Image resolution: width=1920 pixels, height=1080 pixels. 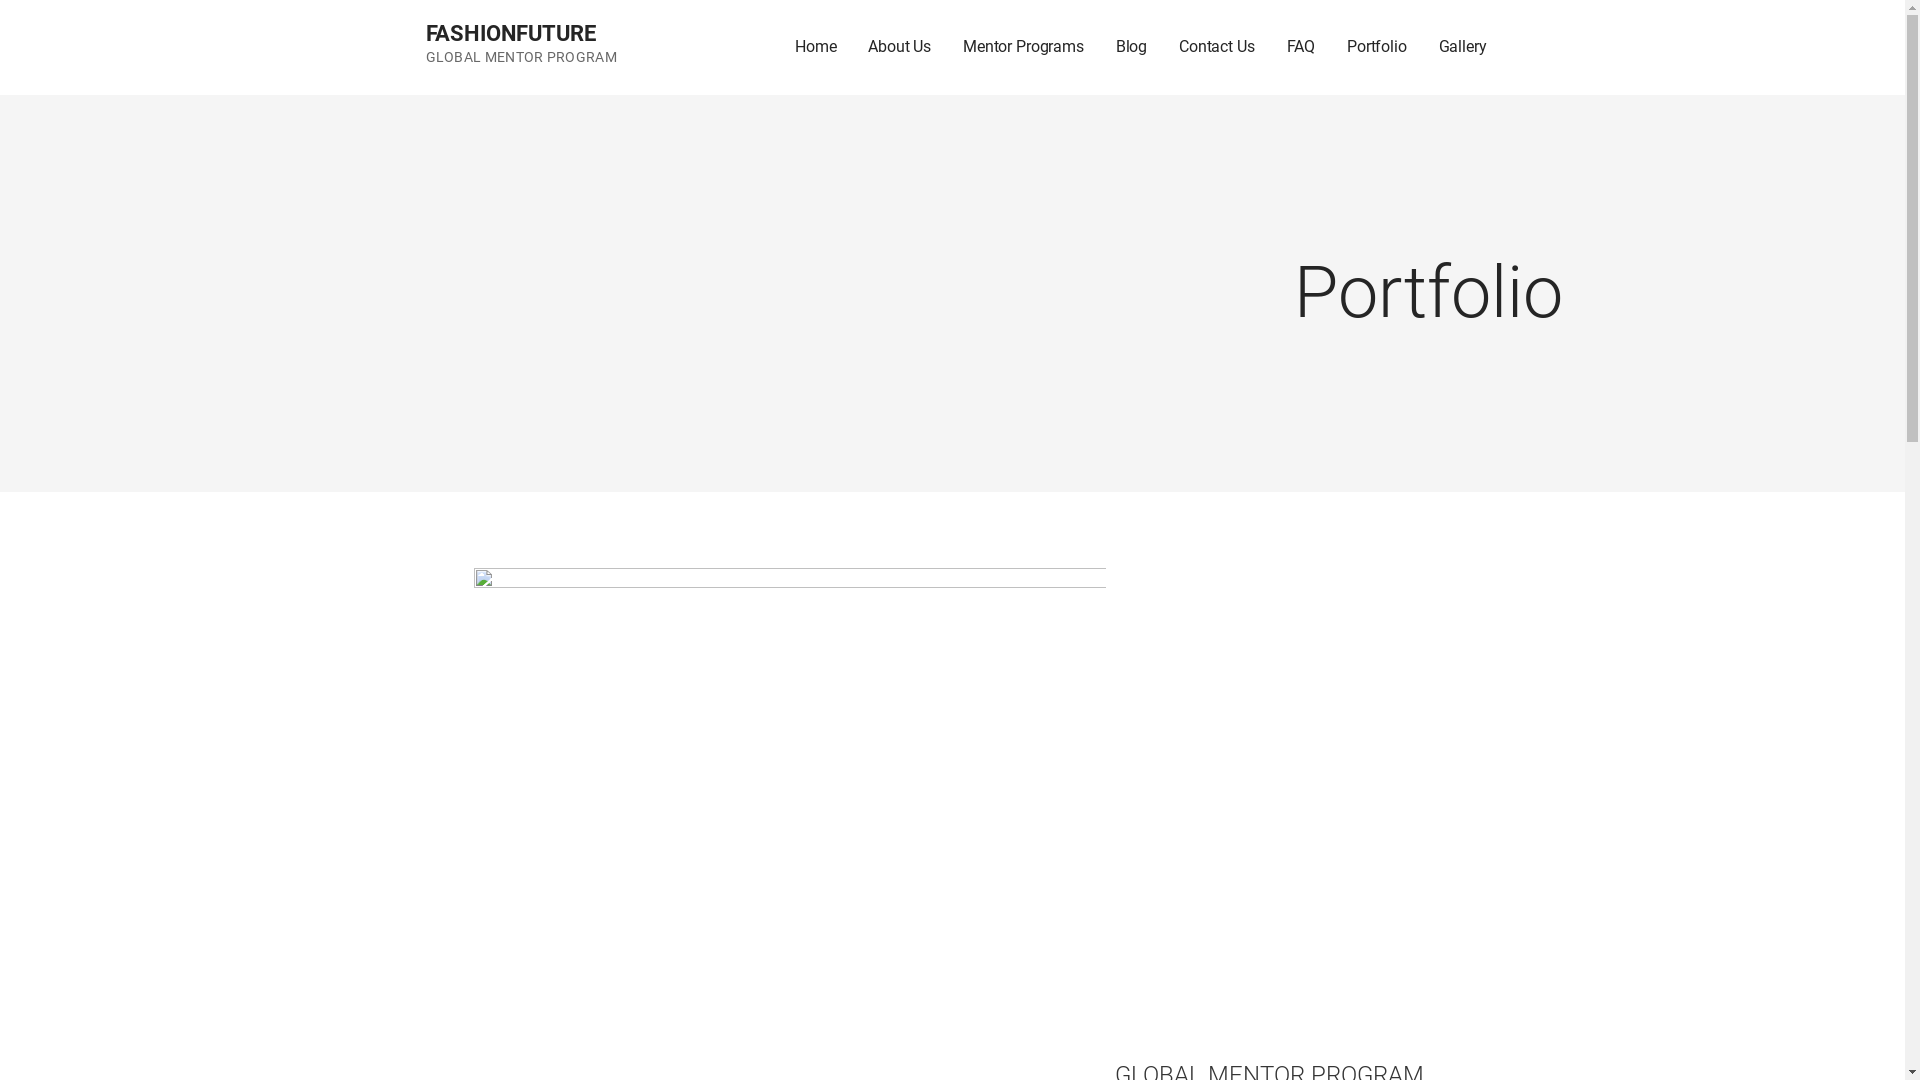 I want to click on 'Contact Us', so click(x=1162, y=46).